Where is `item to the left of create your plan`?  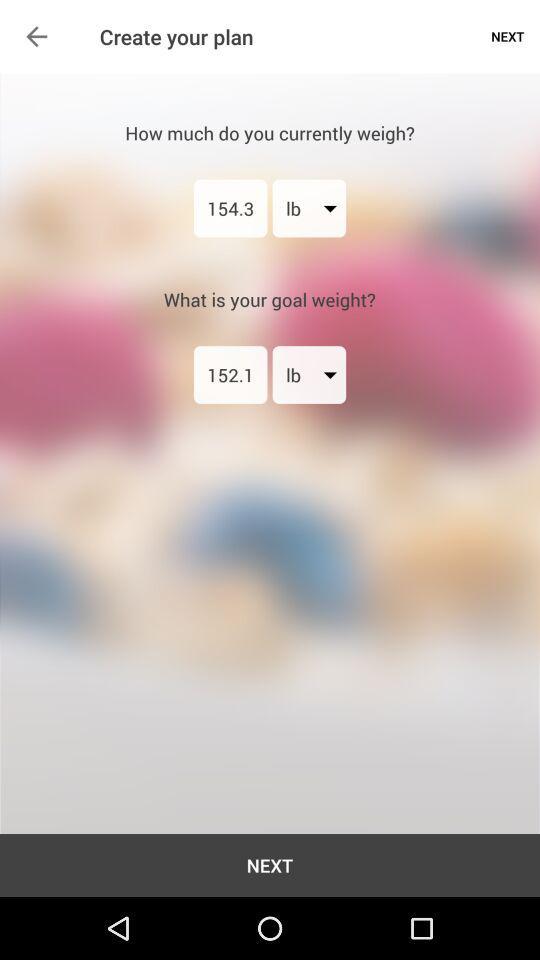
item to the left of create your plan is located at coordinates (36, 35).